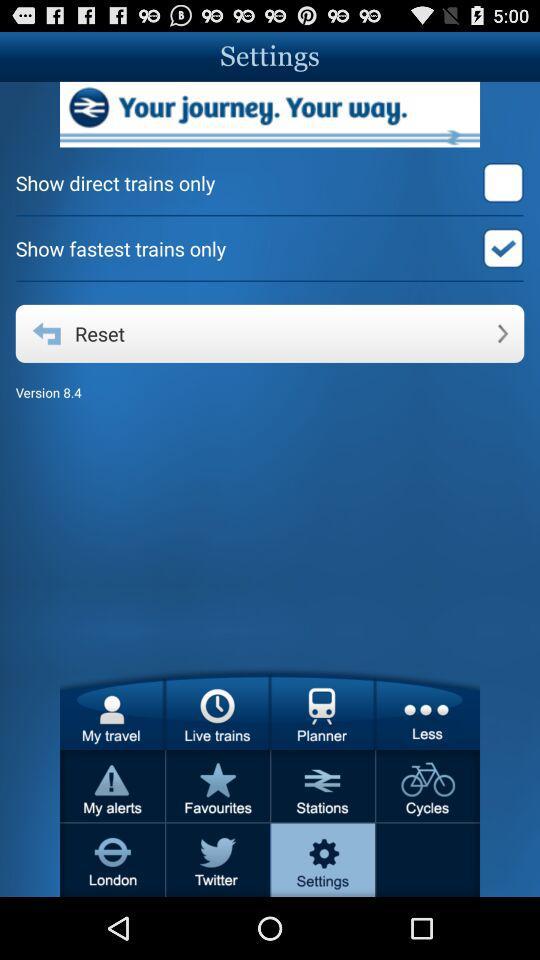 The image size is (540, 960). Describe the element at coordinates (322, 915) in the screenshot. I see `the settings icon` at that location.